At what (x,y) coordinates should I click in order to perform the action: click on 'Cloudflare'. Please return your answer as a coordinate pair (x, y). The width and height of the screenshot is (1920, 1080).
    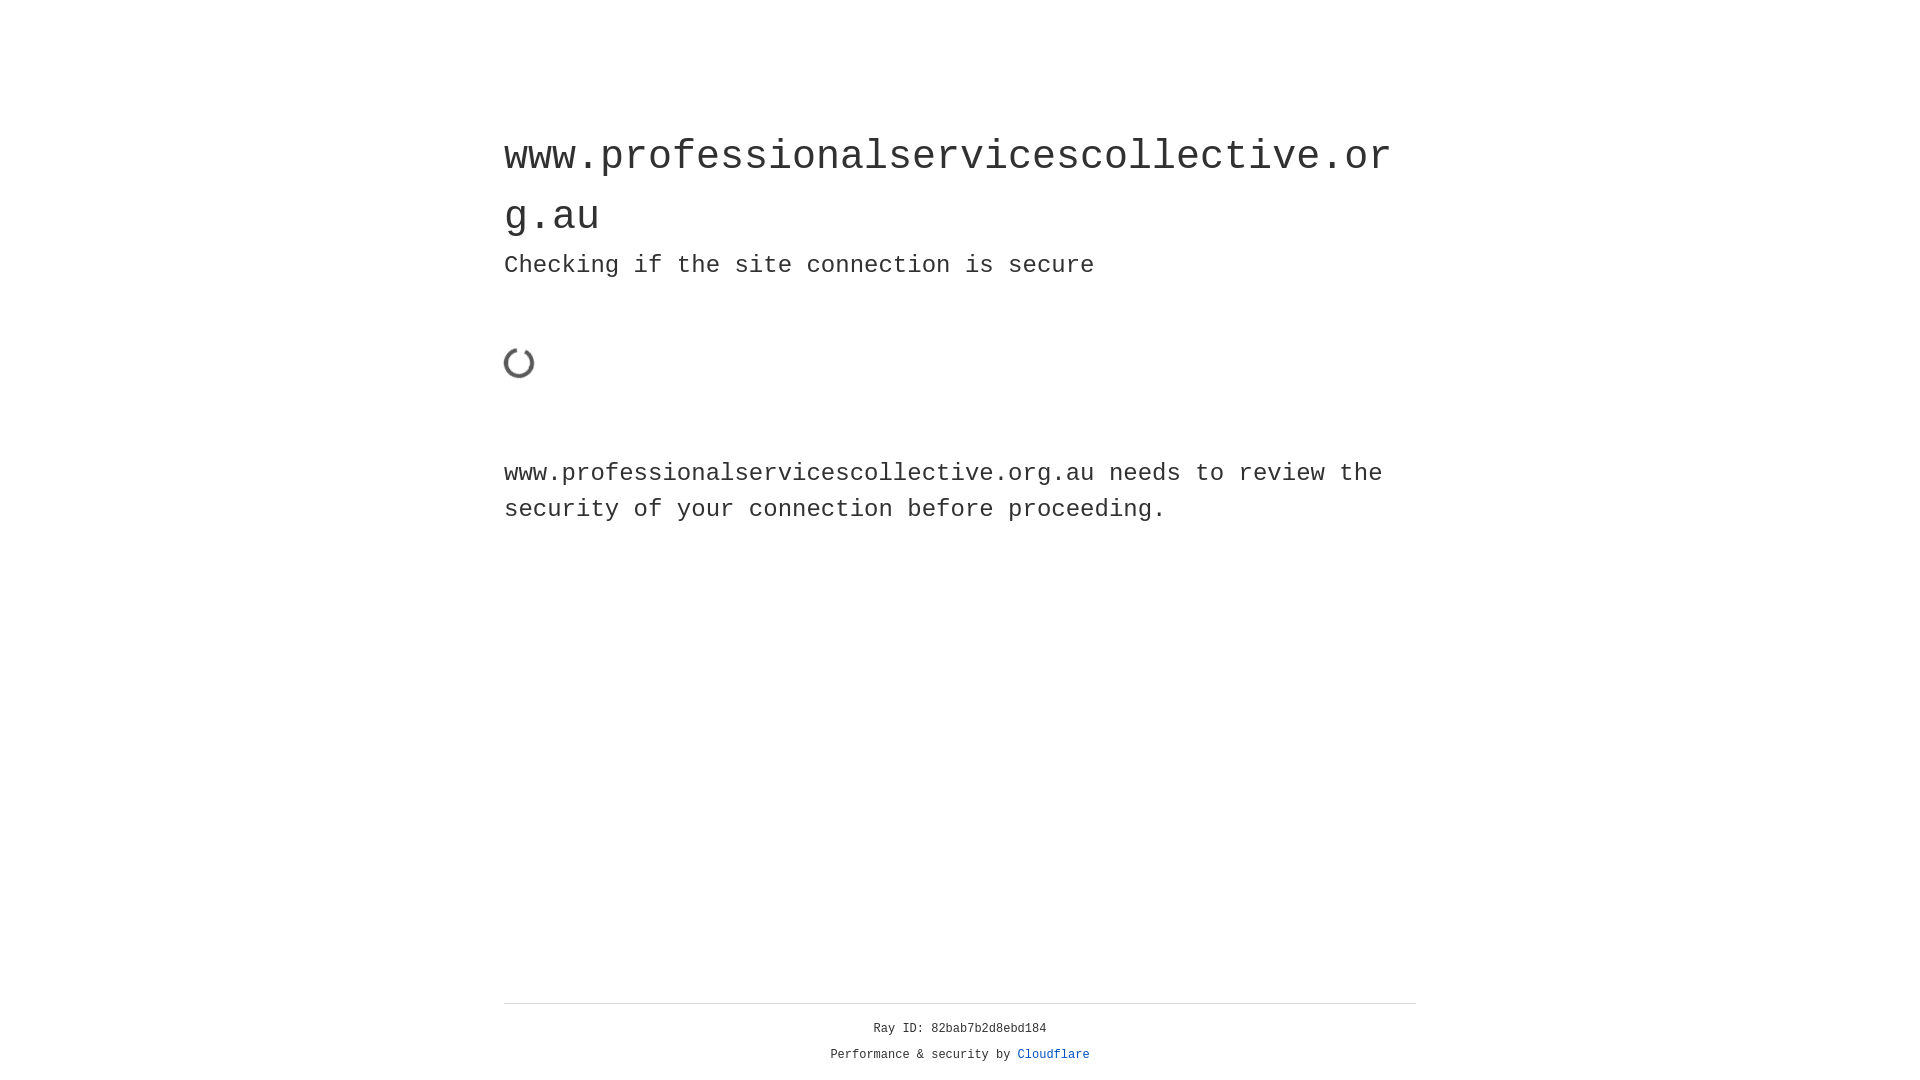
    Looking at the image, I should click on (1053, 1054).